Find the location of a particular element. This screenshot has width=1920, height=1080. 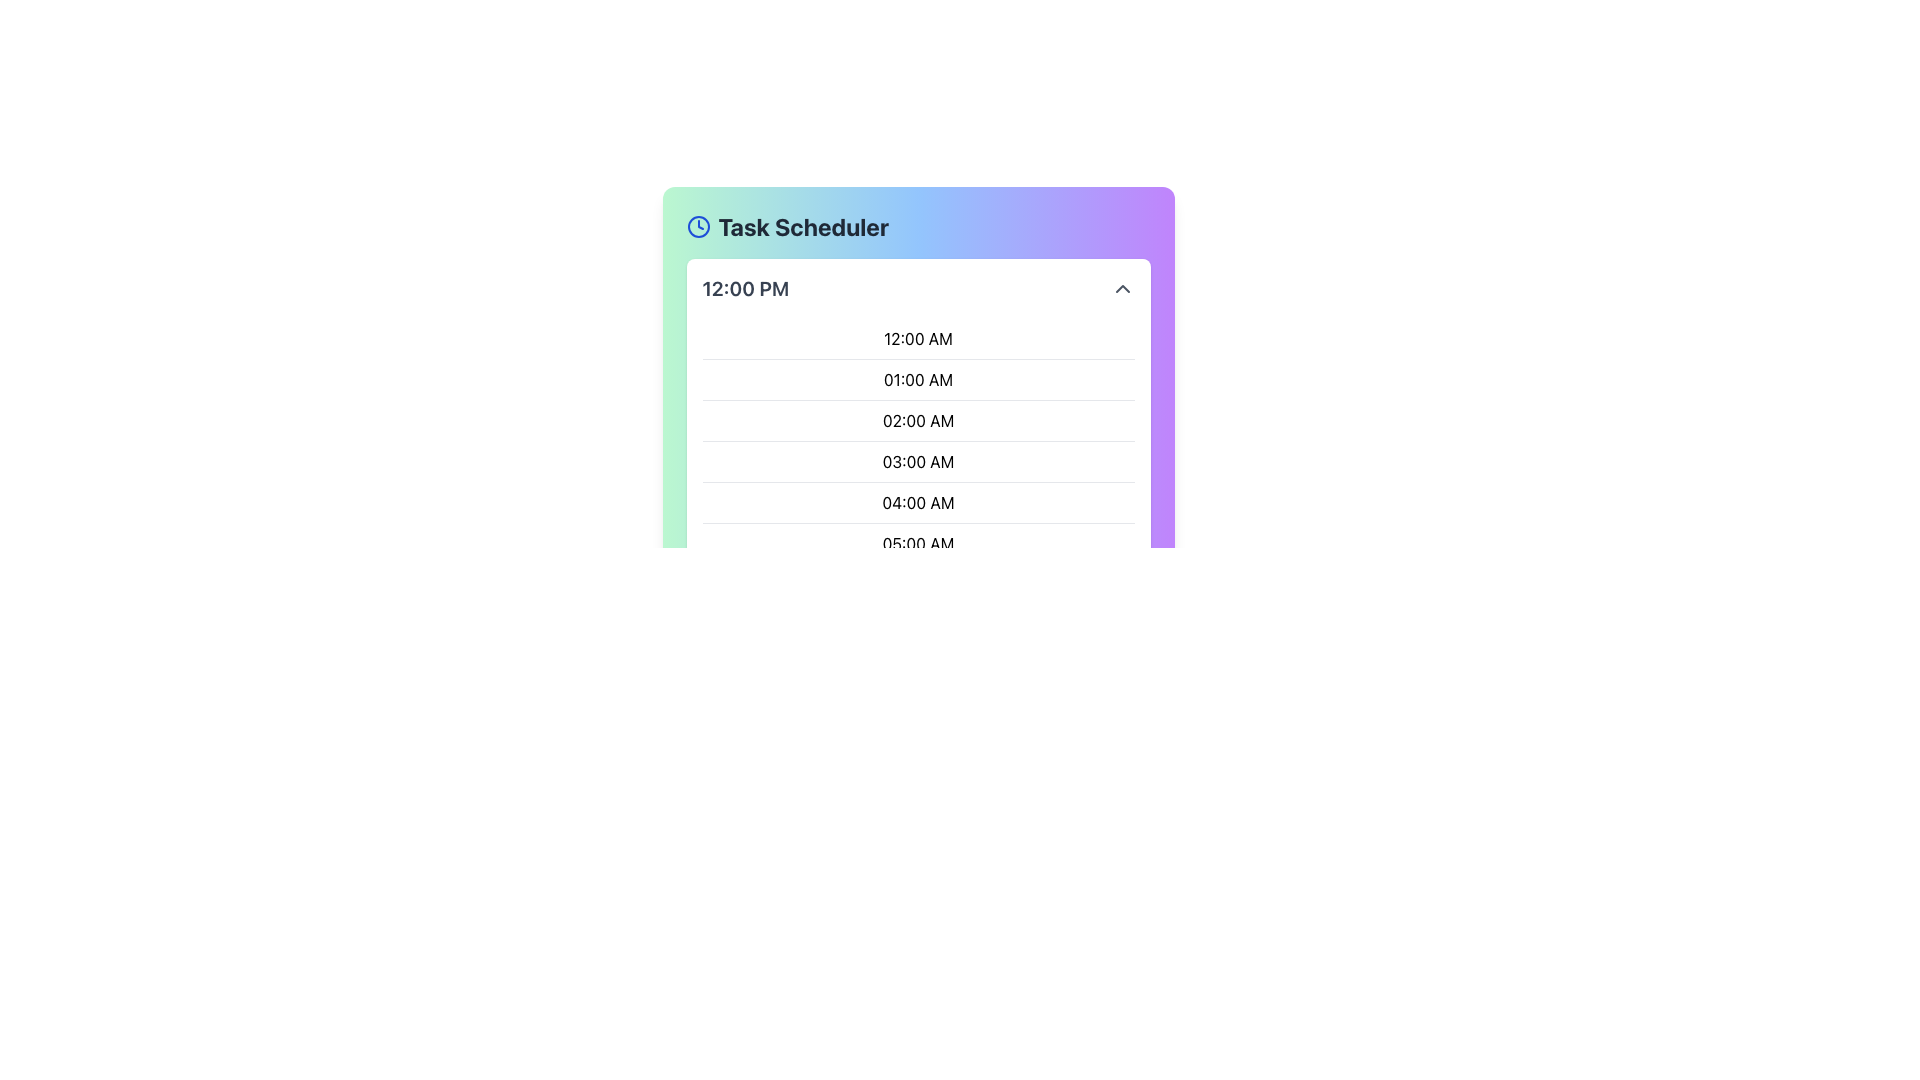

the circular SVG element that is part of the clock icon, located to the left of the 'Task Scheduler' text in the header area is located at coordinates (698, 226).